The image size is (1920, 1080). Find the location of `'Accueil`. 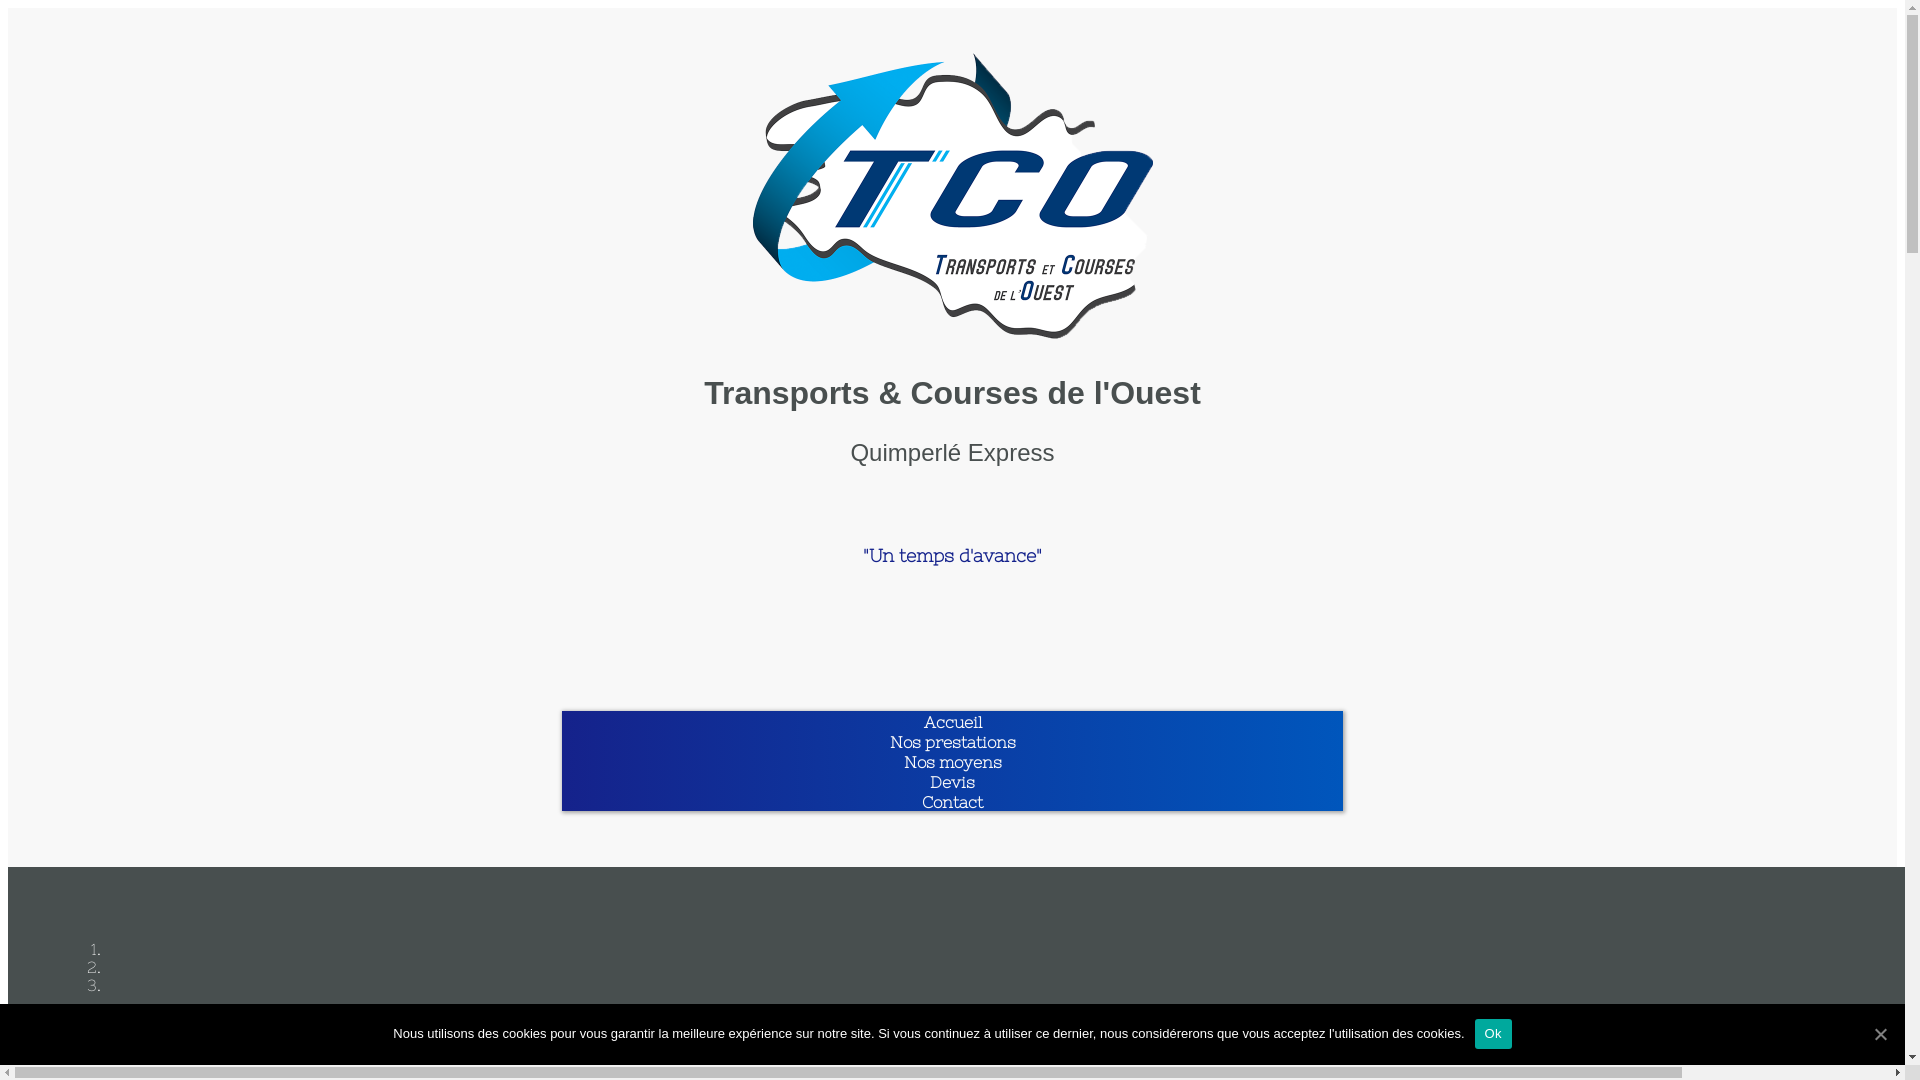

'Accueil is located at coordinates (952, 721).